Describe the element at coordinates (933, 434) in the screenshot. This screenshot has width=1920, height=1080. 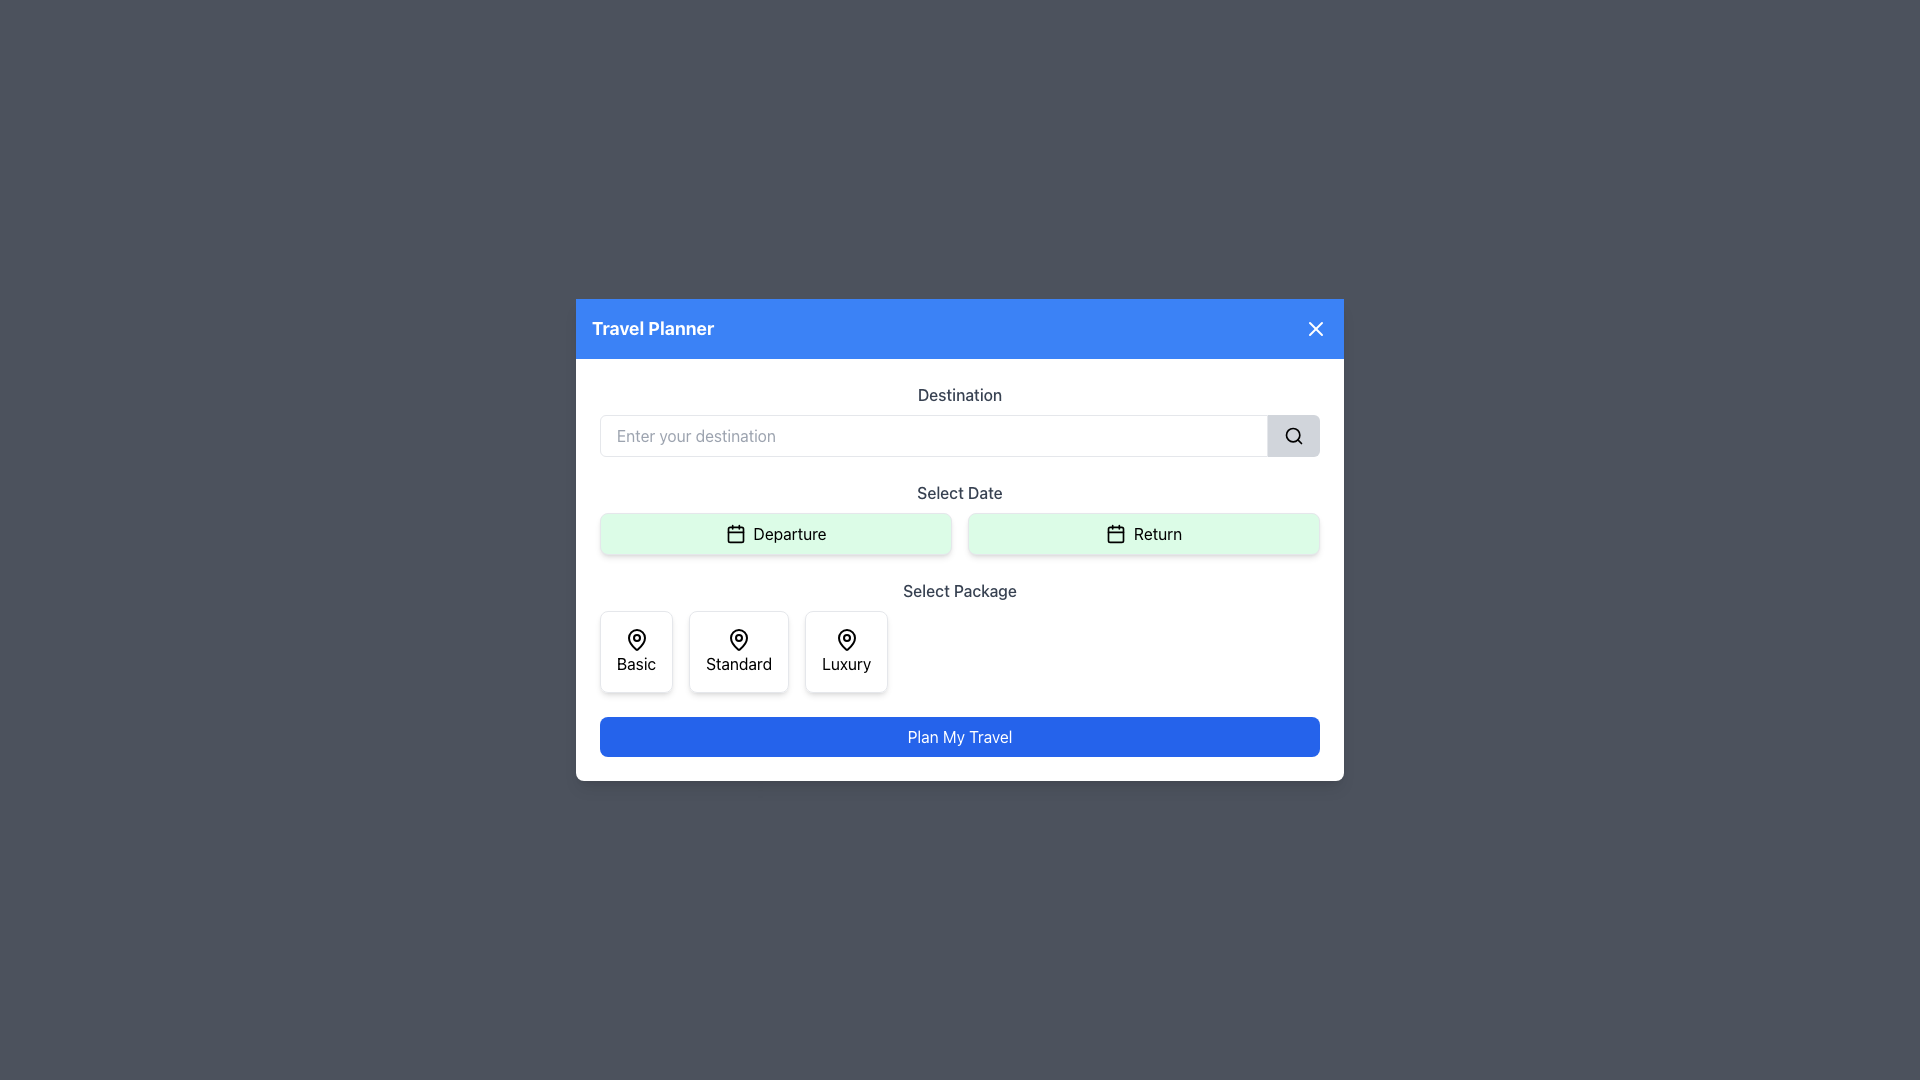
I see `the Text Input Field in the 'Select Destination' section to input the desired destination text` at that location.